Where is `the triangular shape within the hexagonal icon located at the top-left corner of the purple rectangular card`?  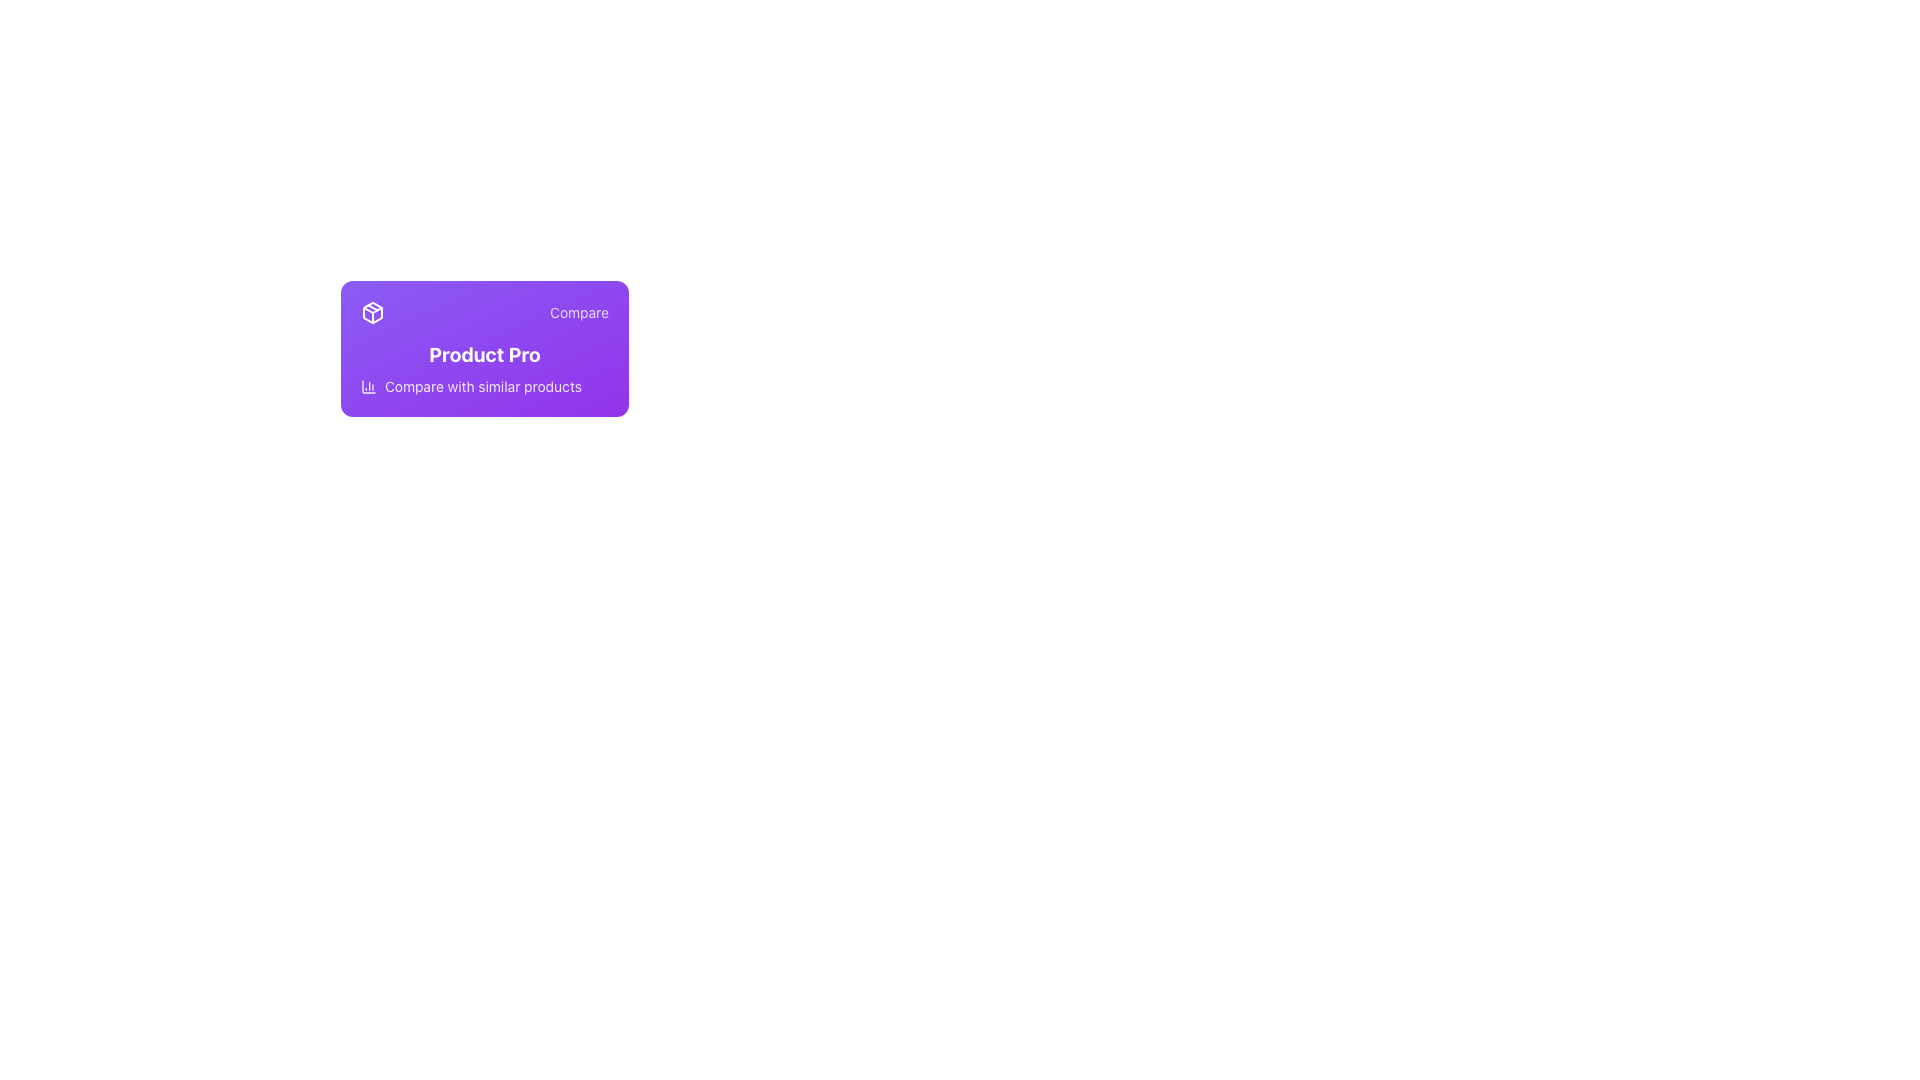
the triangular shape within the hexagonal icon located at the top-left corner of the purple rectangular card is located at coordinates (373, 310).